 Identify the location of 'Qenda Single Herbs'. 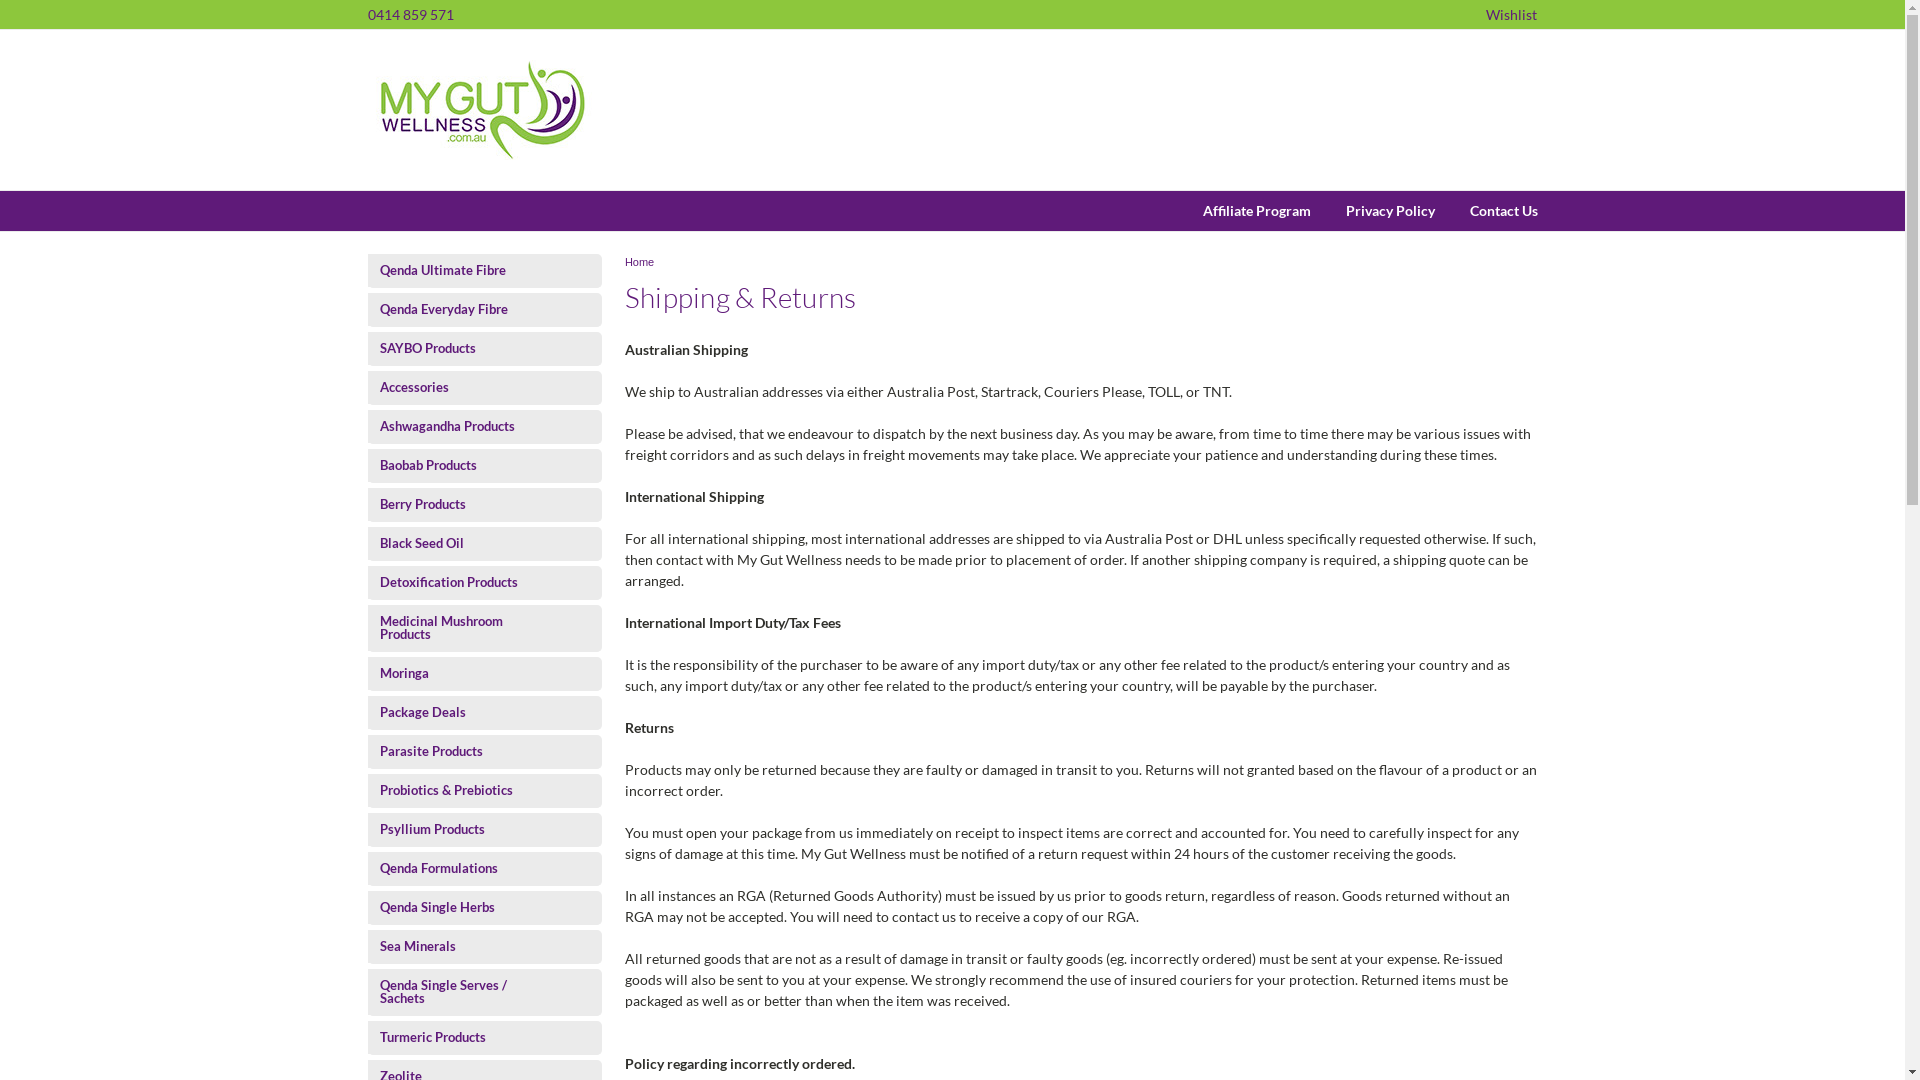
(368, 907).